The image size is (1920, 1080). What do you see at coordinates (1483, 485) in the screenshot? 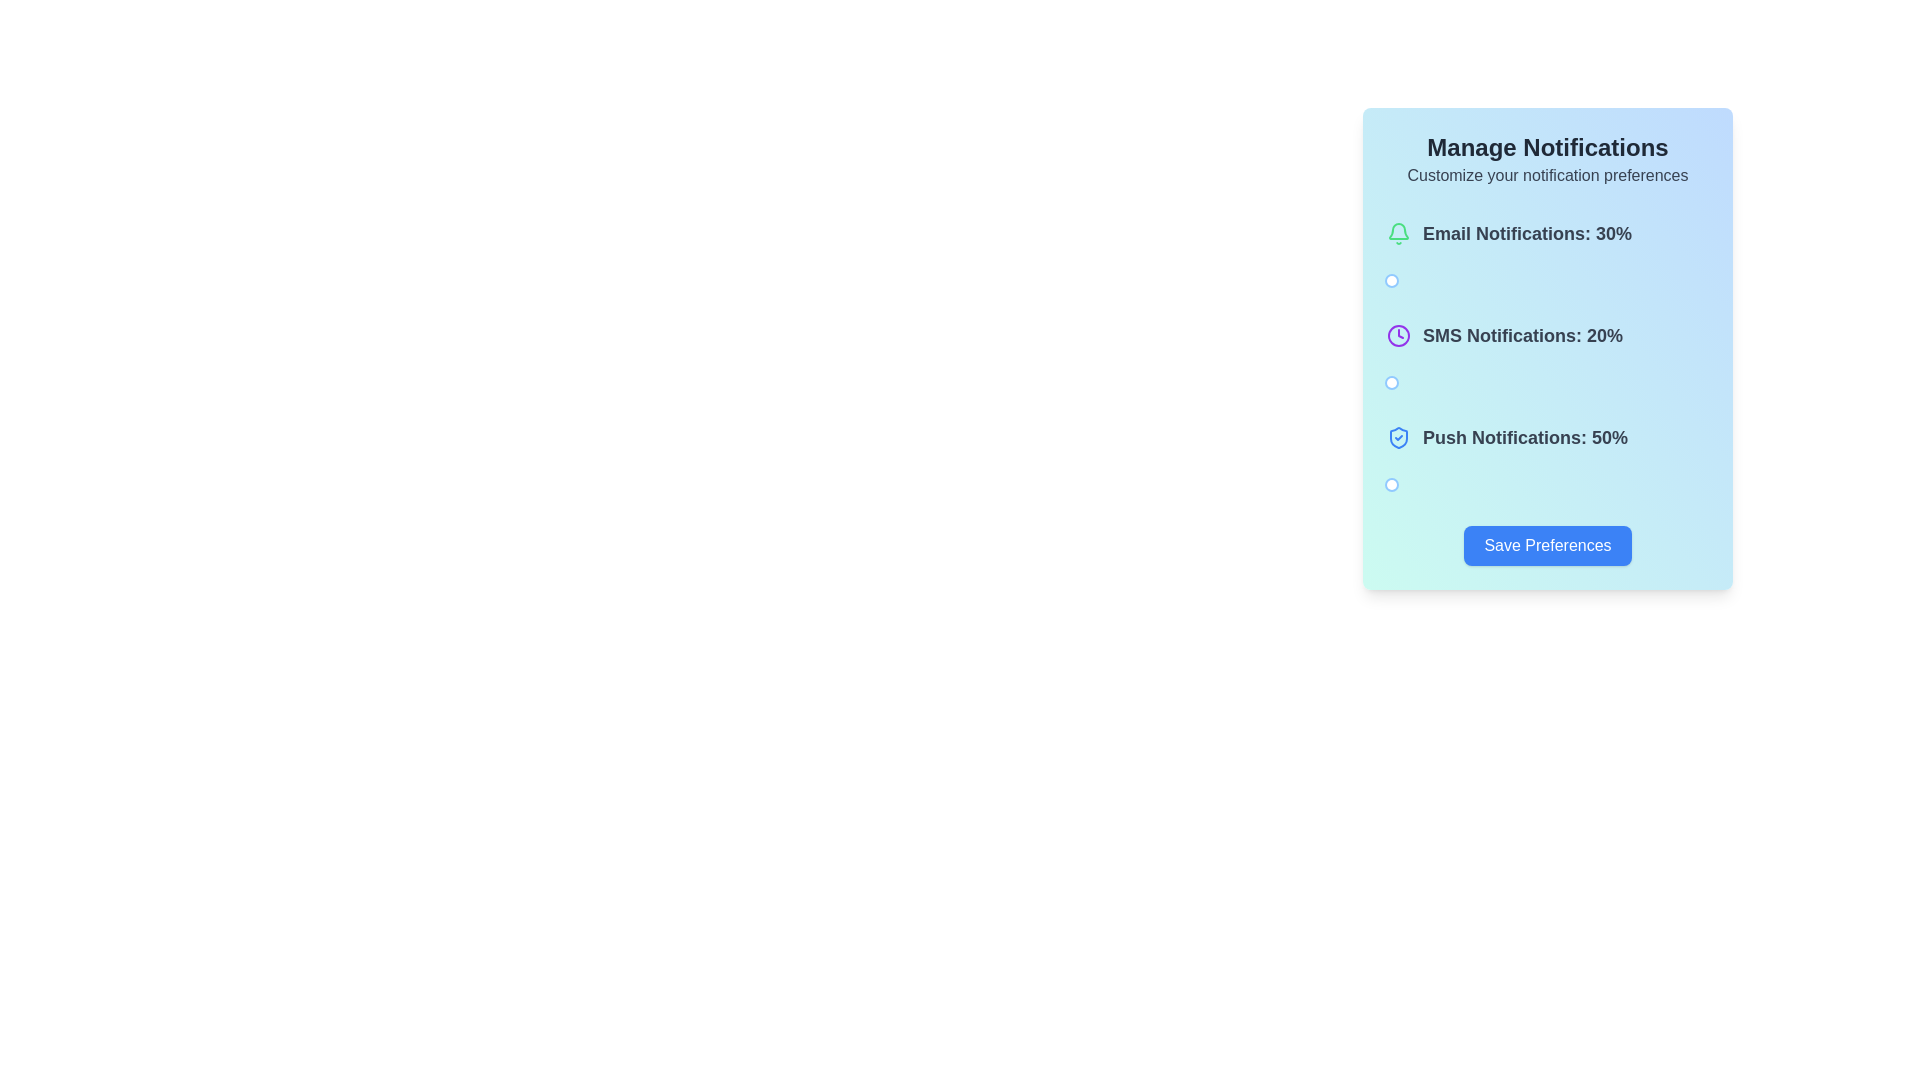
I see `the 'Push Notifications' value` at bounding box center [1483, 485].